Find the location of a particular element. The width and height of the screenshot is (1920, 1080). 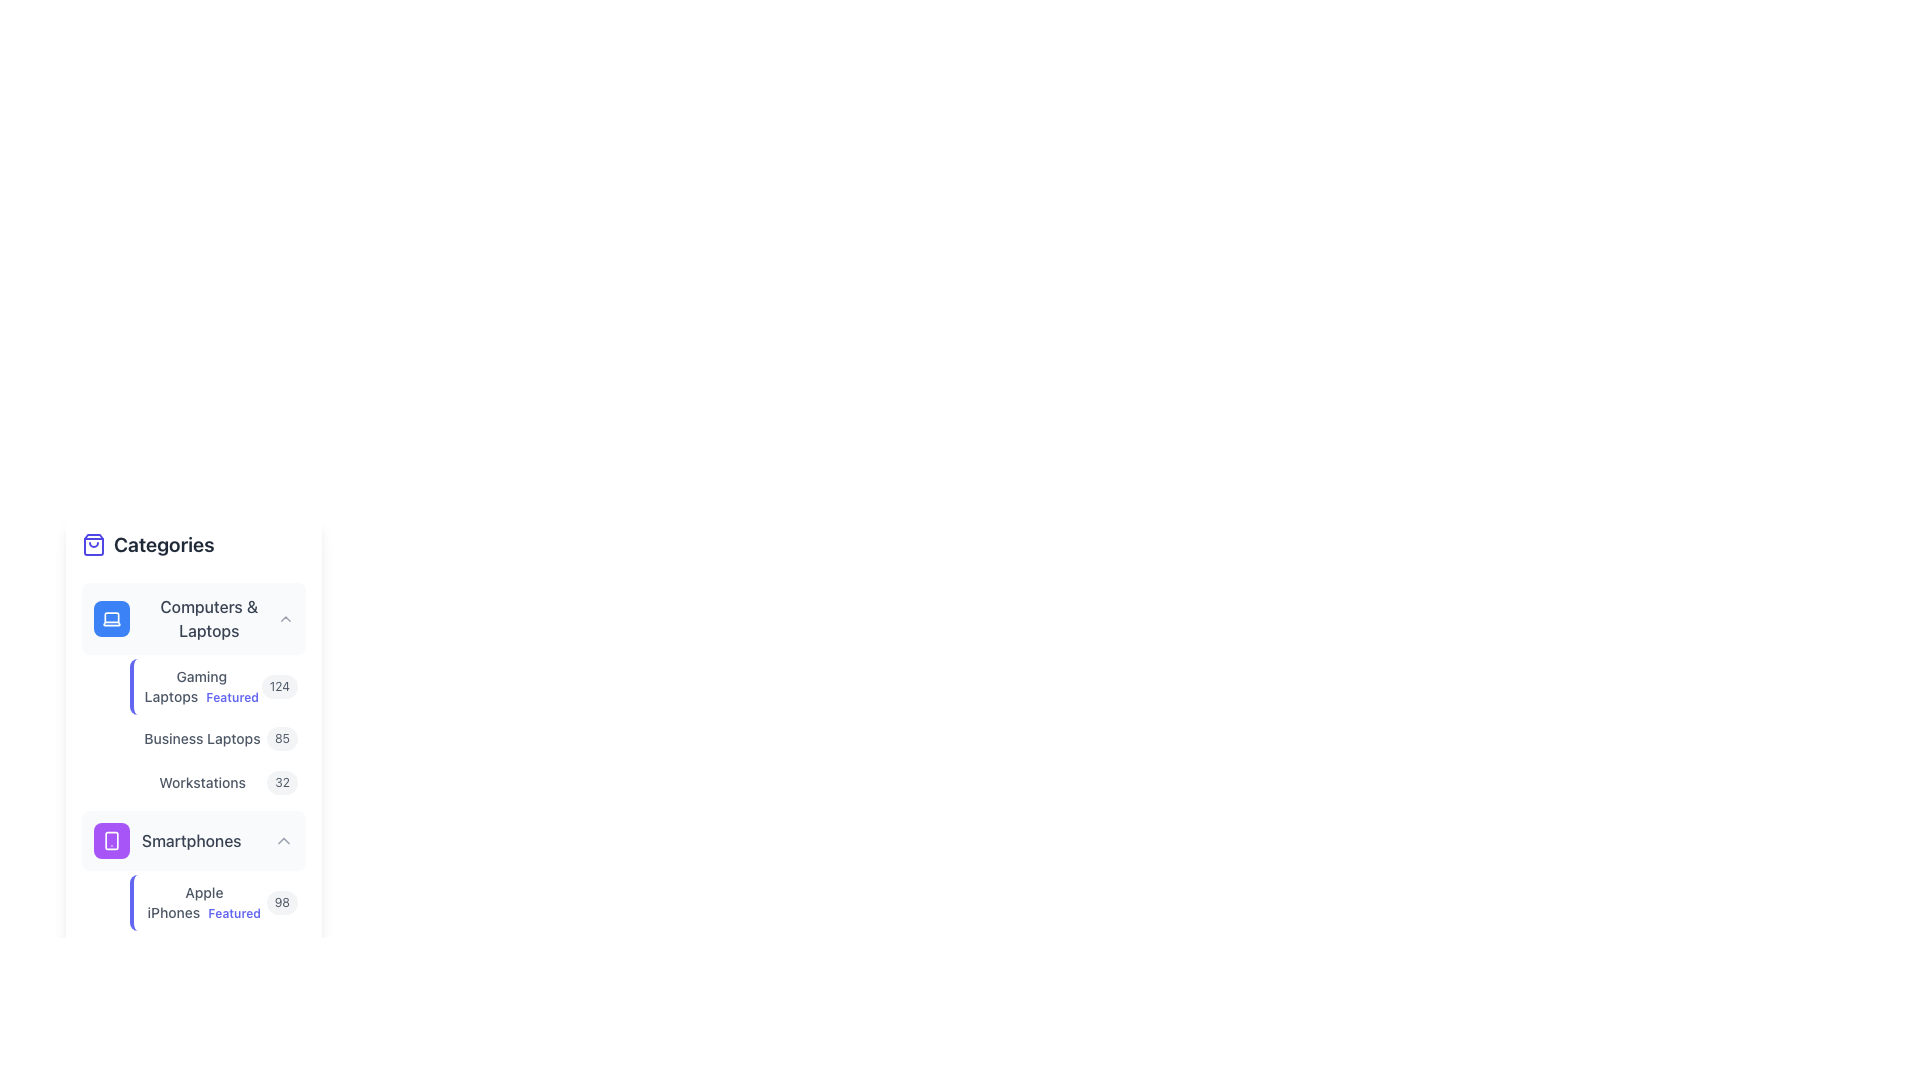

the link positioned between 'Business Laptops' and the number badge '32' in the 'Computers & Laptops' section of the categories side panel is located at coordinates (202, 782).